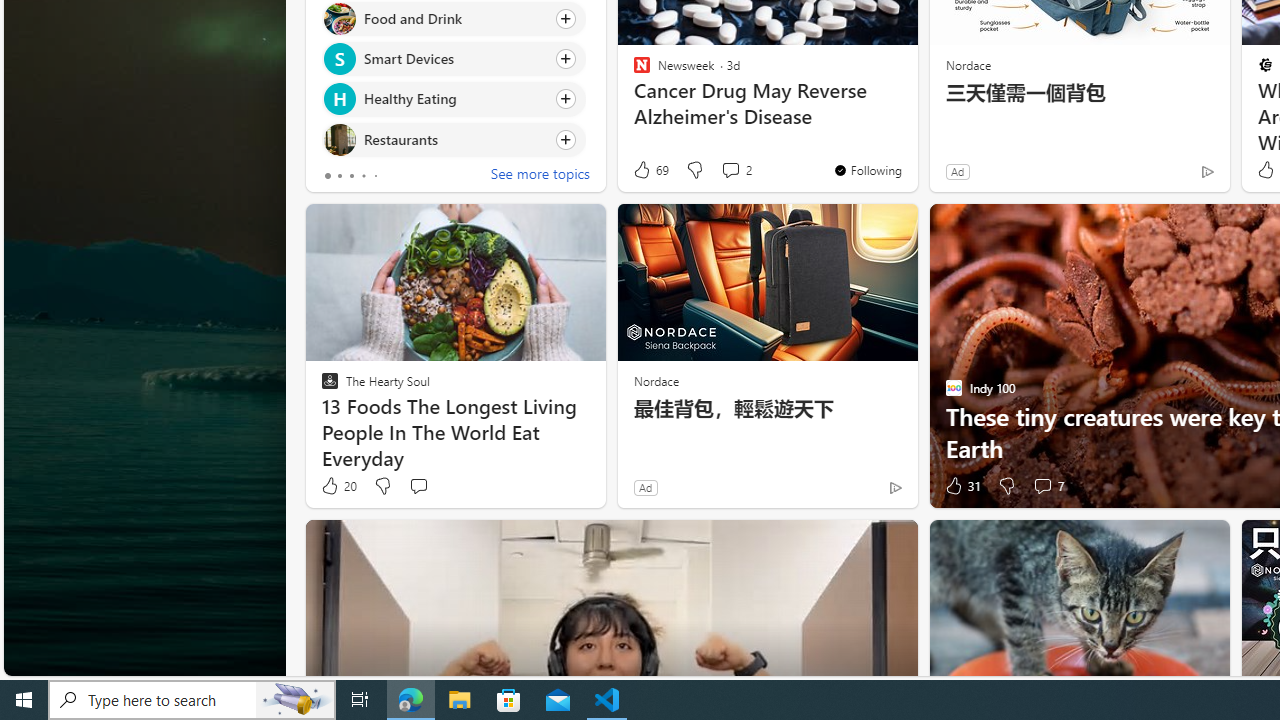  What do you see at coordinates (452, 18) in the screenshot?
I see `'Click to follow topic Food and Drink'` at bounding box center [452, 18].